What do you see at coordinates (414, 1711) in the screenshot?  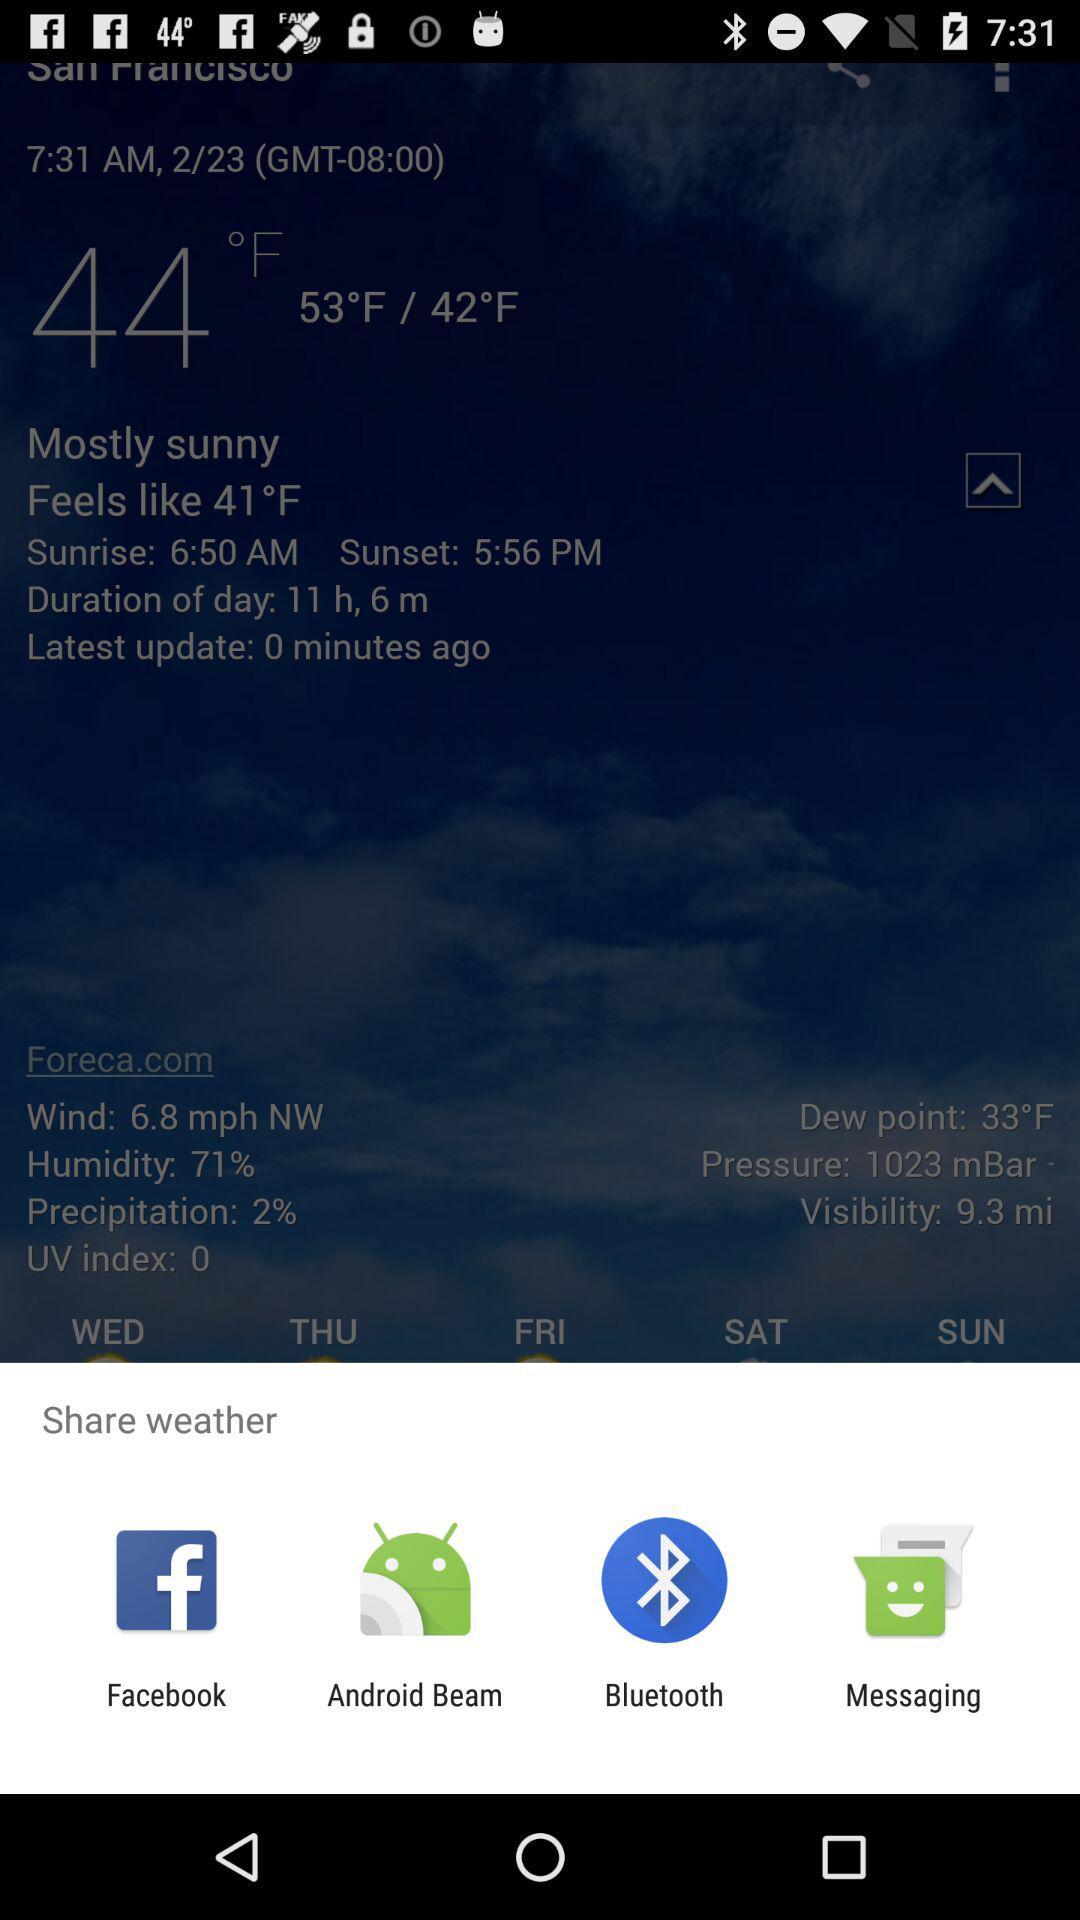 I see `android beam icon` at bounding box center [414, 1711].